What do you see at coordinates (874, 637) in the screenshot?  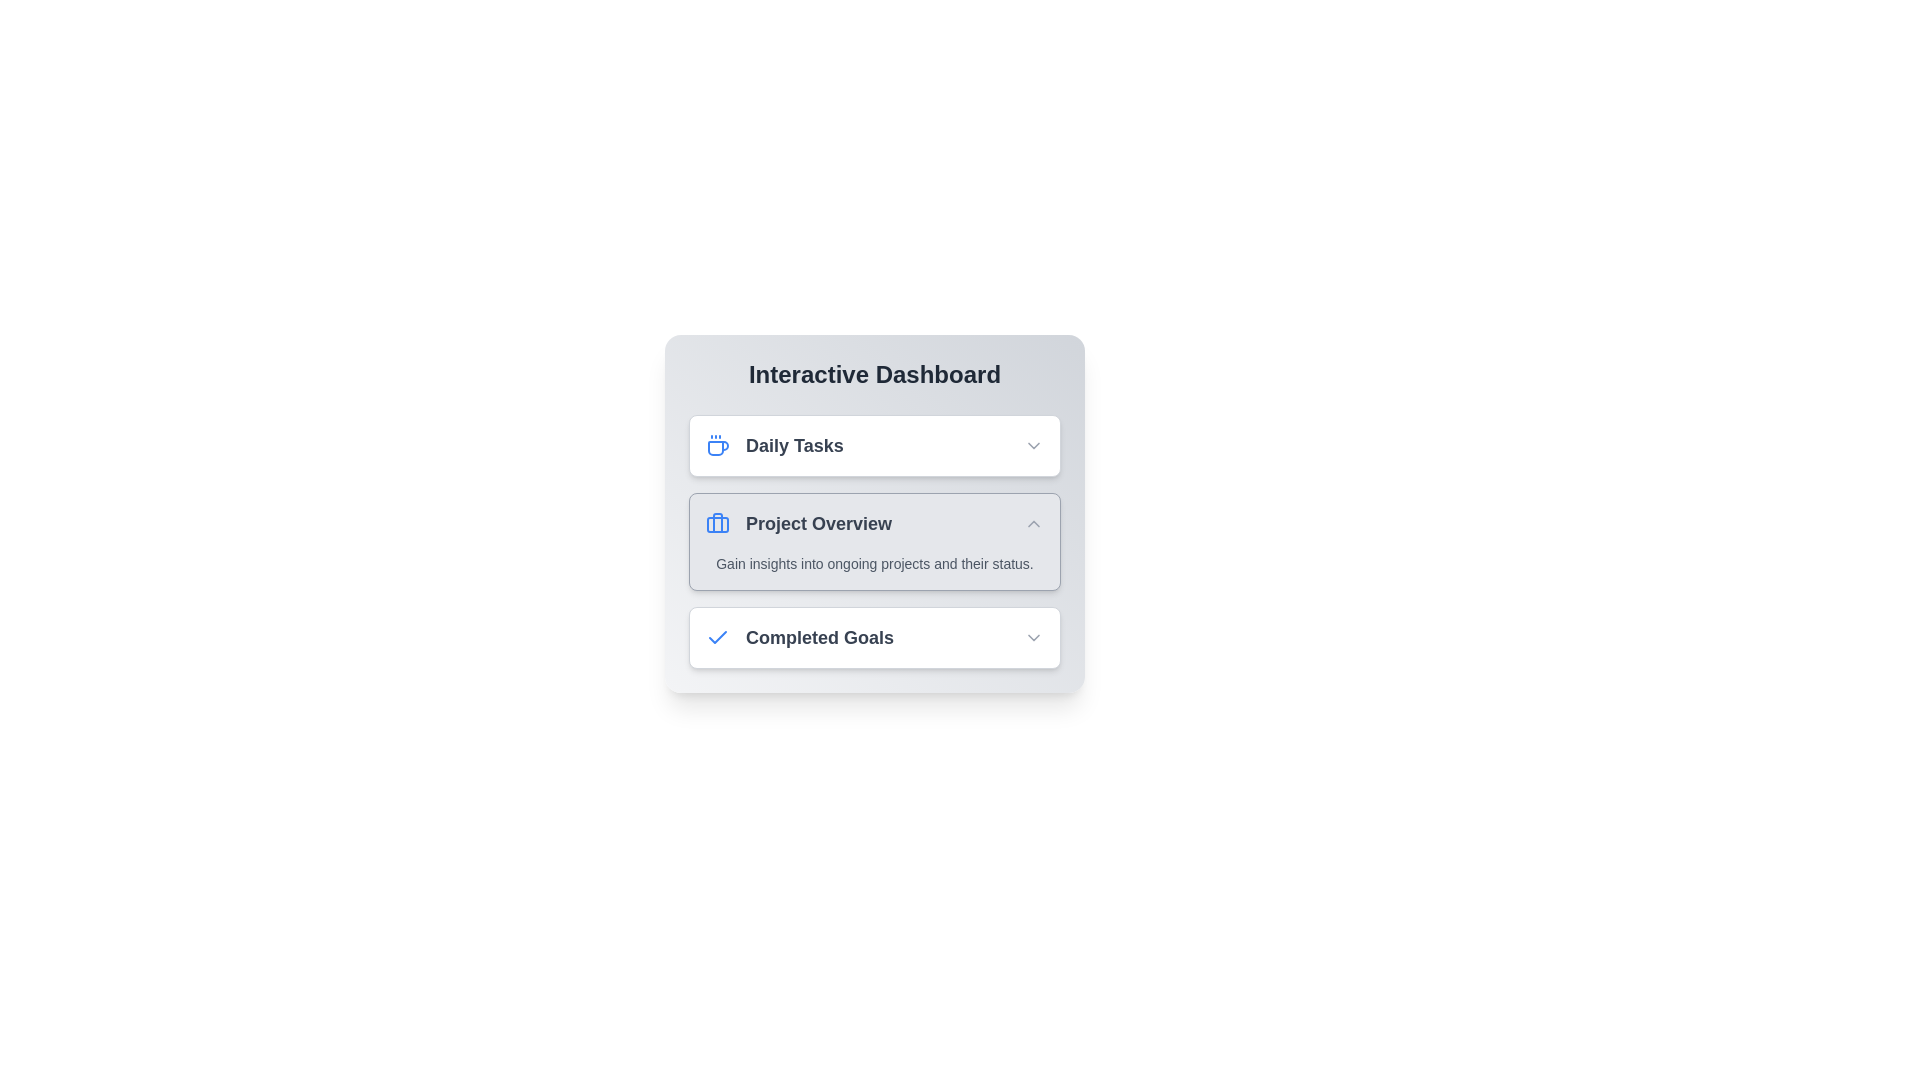 I see `the specified section of the dashboard: Completed Goals` at bounding box center [874, 637].